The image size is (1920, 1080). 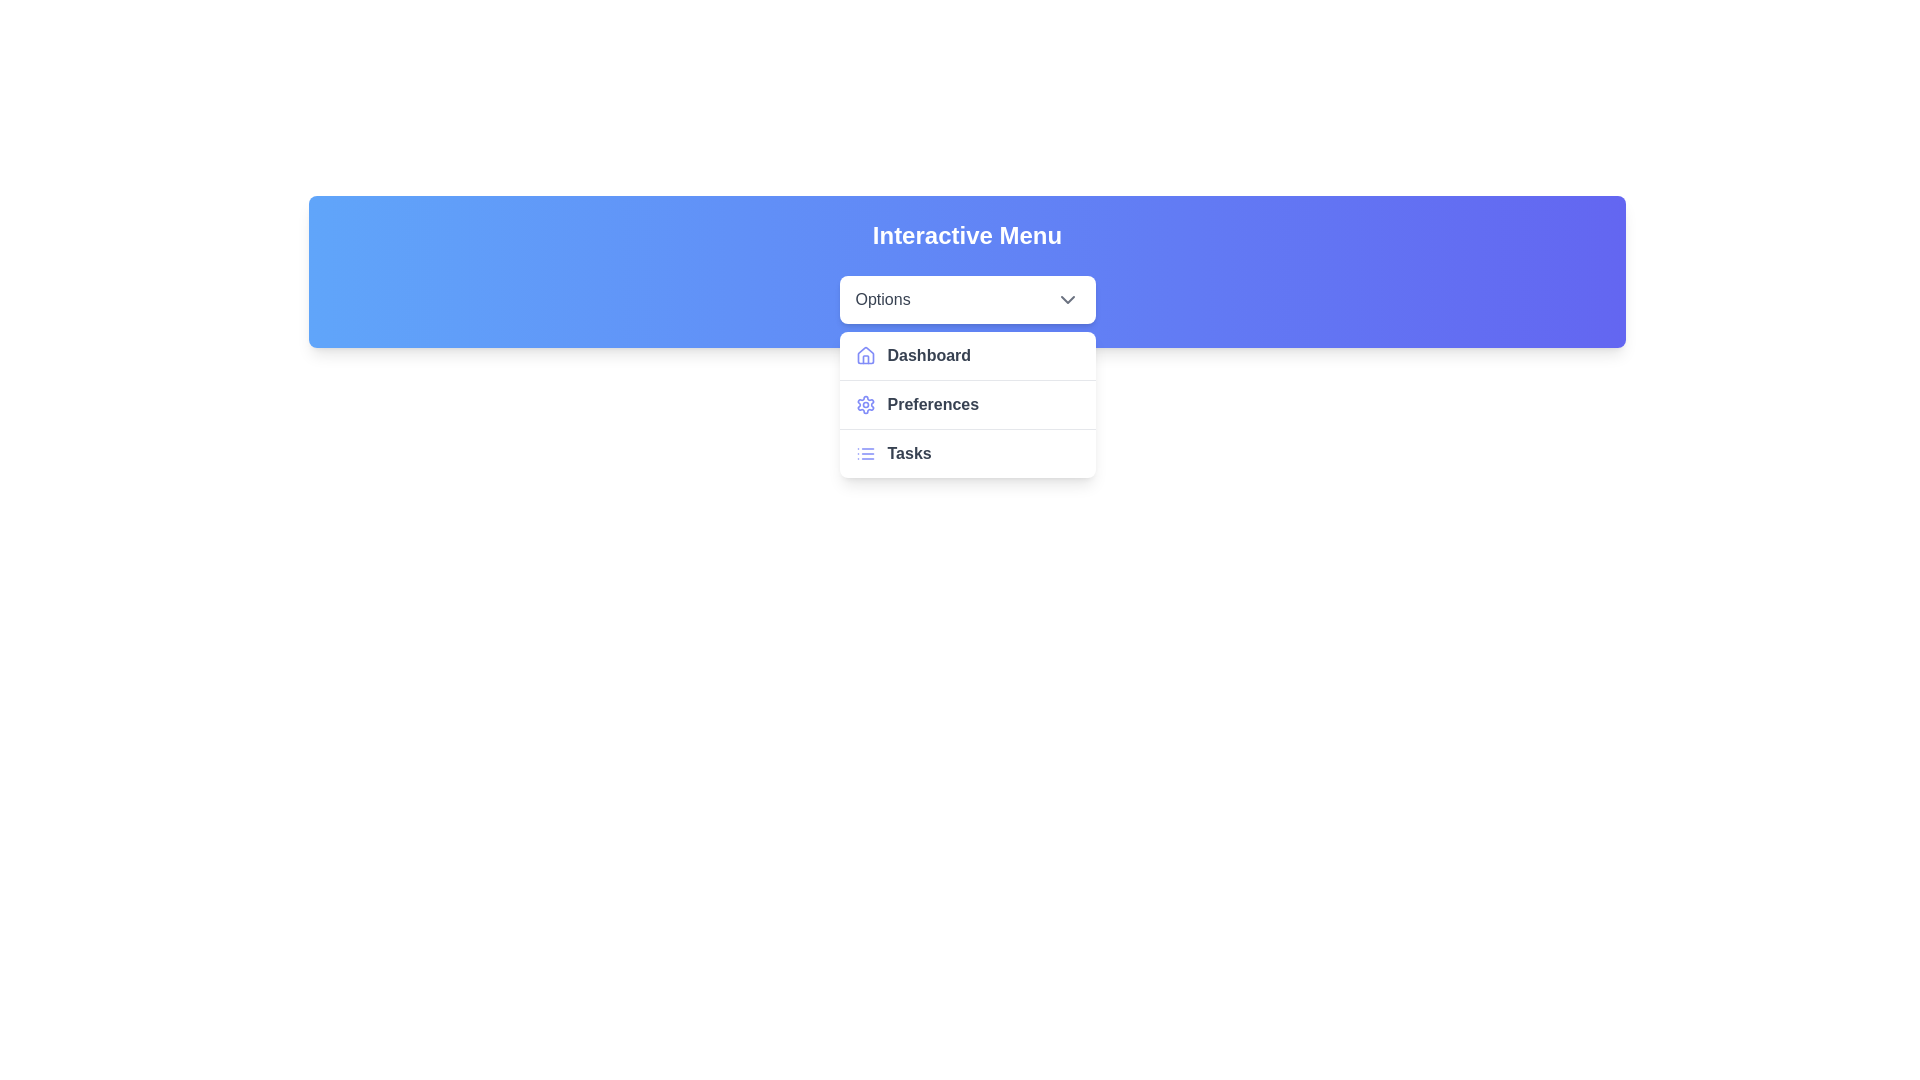 What do you see at coordinates (967, 404) in the screenshot?
I see `the second item in the vertical menu list, which navigates to the Preferences section of the application` at bounding box center [967, 404].